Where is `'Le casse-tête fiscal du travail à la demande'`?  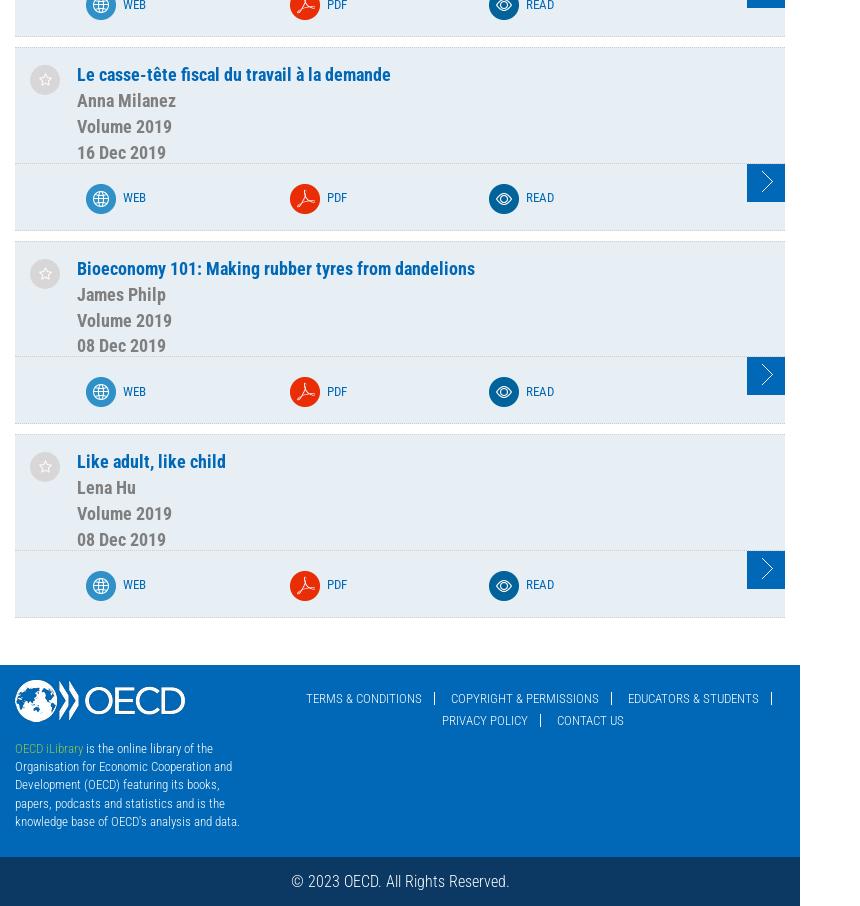
'Le casse-tête fiscal du travail à la demande' is located at coordinates (234, 74).